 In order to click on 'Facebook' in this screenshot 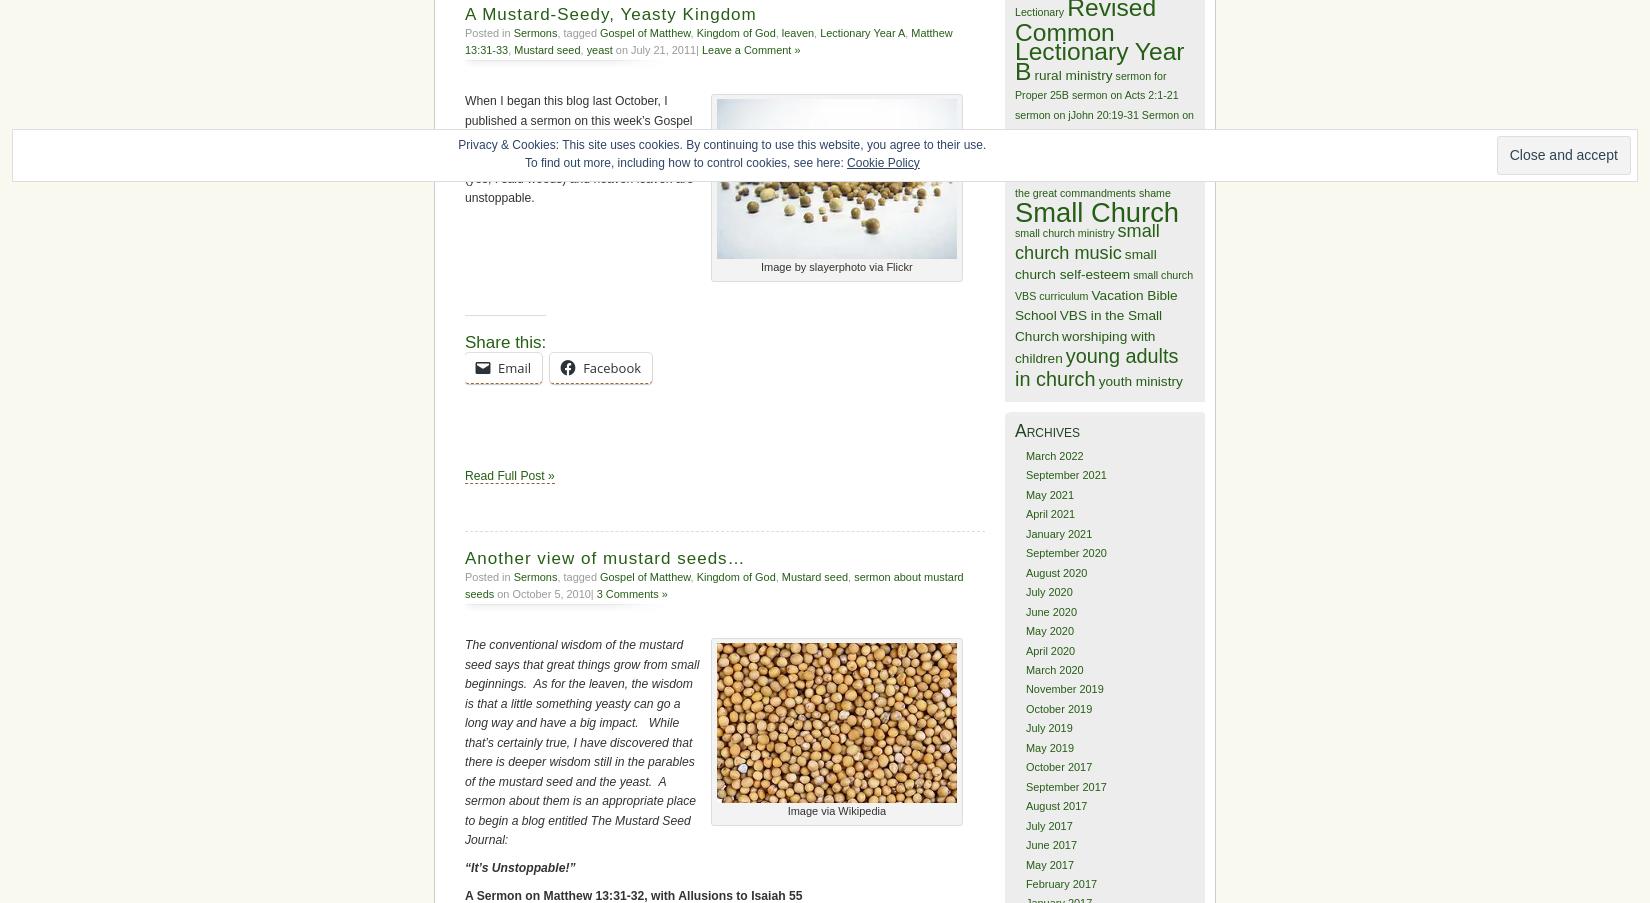, I will do `click(581, 367)`.